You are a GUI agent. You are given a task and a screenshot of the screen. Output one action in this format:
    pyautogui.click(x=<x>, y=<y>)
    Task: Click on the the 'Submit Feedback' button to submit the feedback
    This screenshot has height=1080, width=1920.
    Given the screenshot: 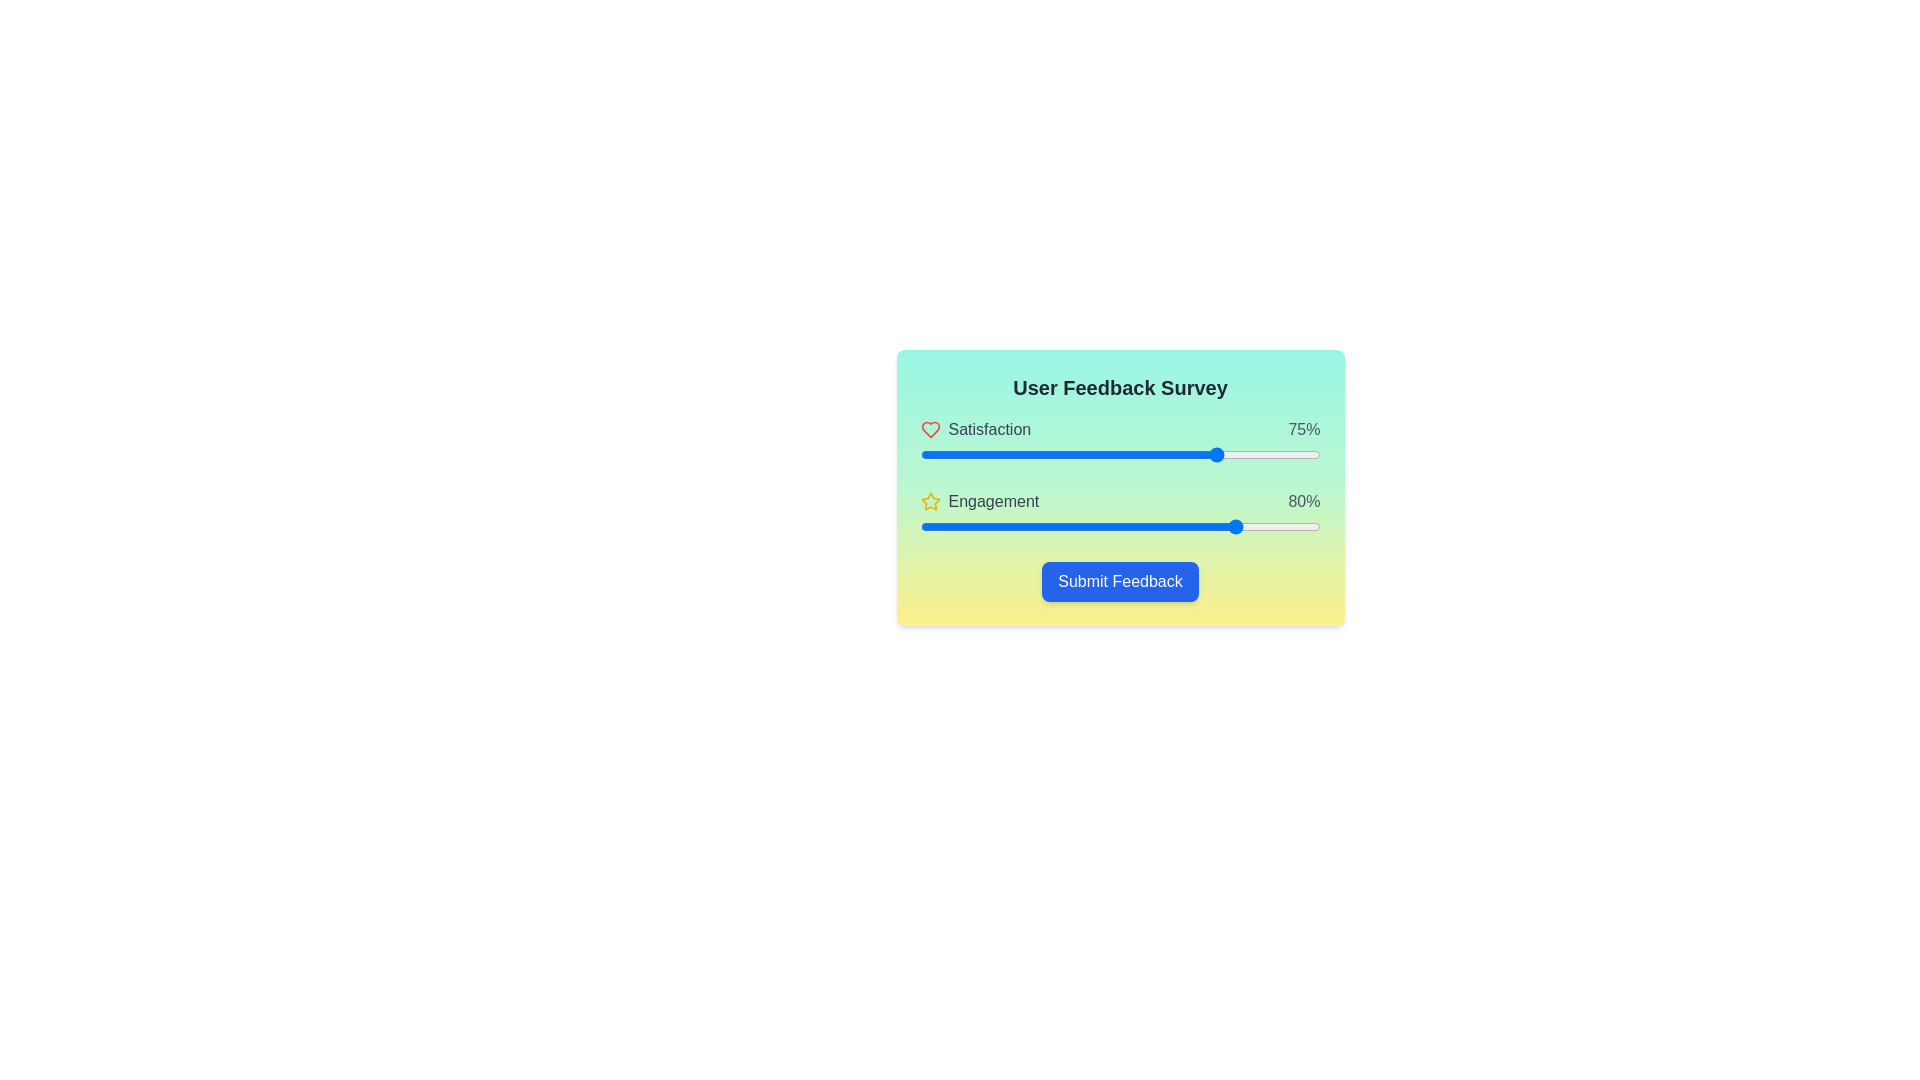 What is the action you would take?
    pyautogui.click(x=1120, y=582)
    